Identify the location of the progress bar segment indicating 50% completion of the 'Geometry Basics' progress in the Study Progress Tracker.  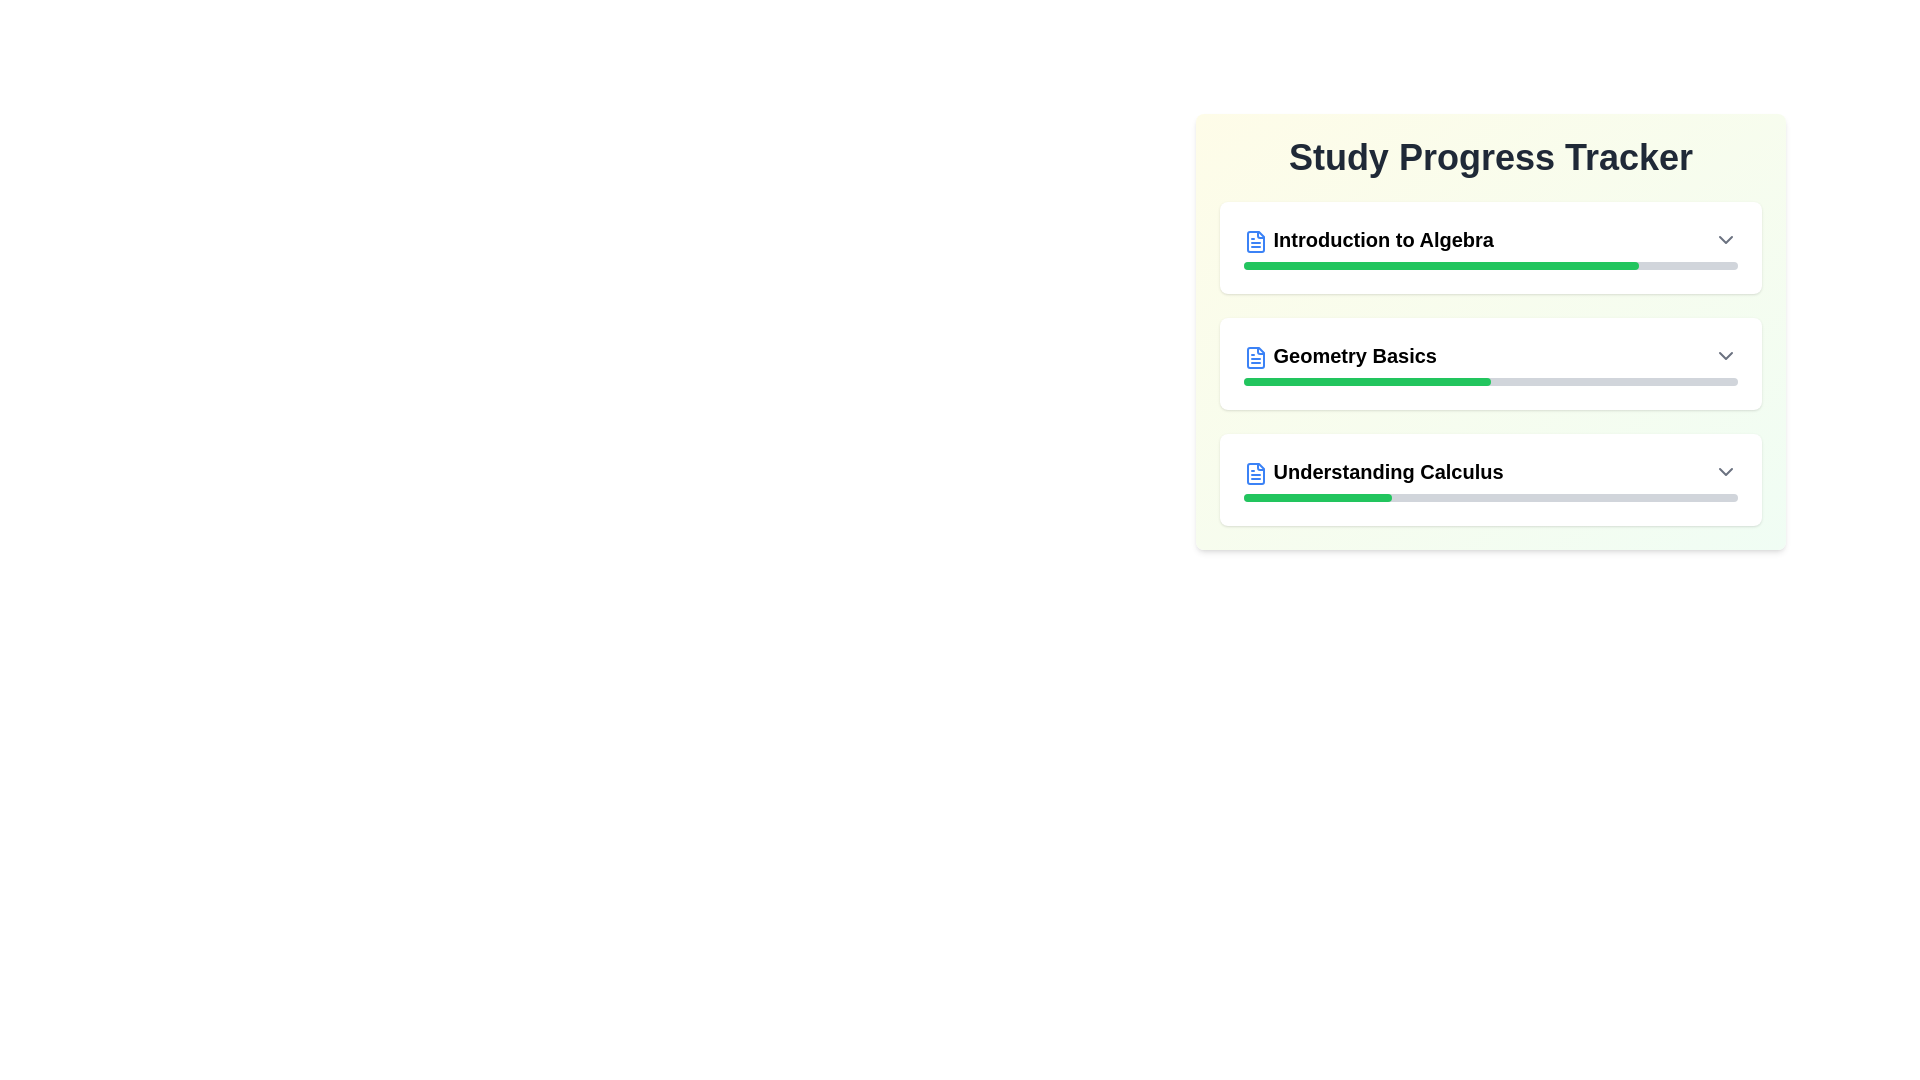
(1366, 381).